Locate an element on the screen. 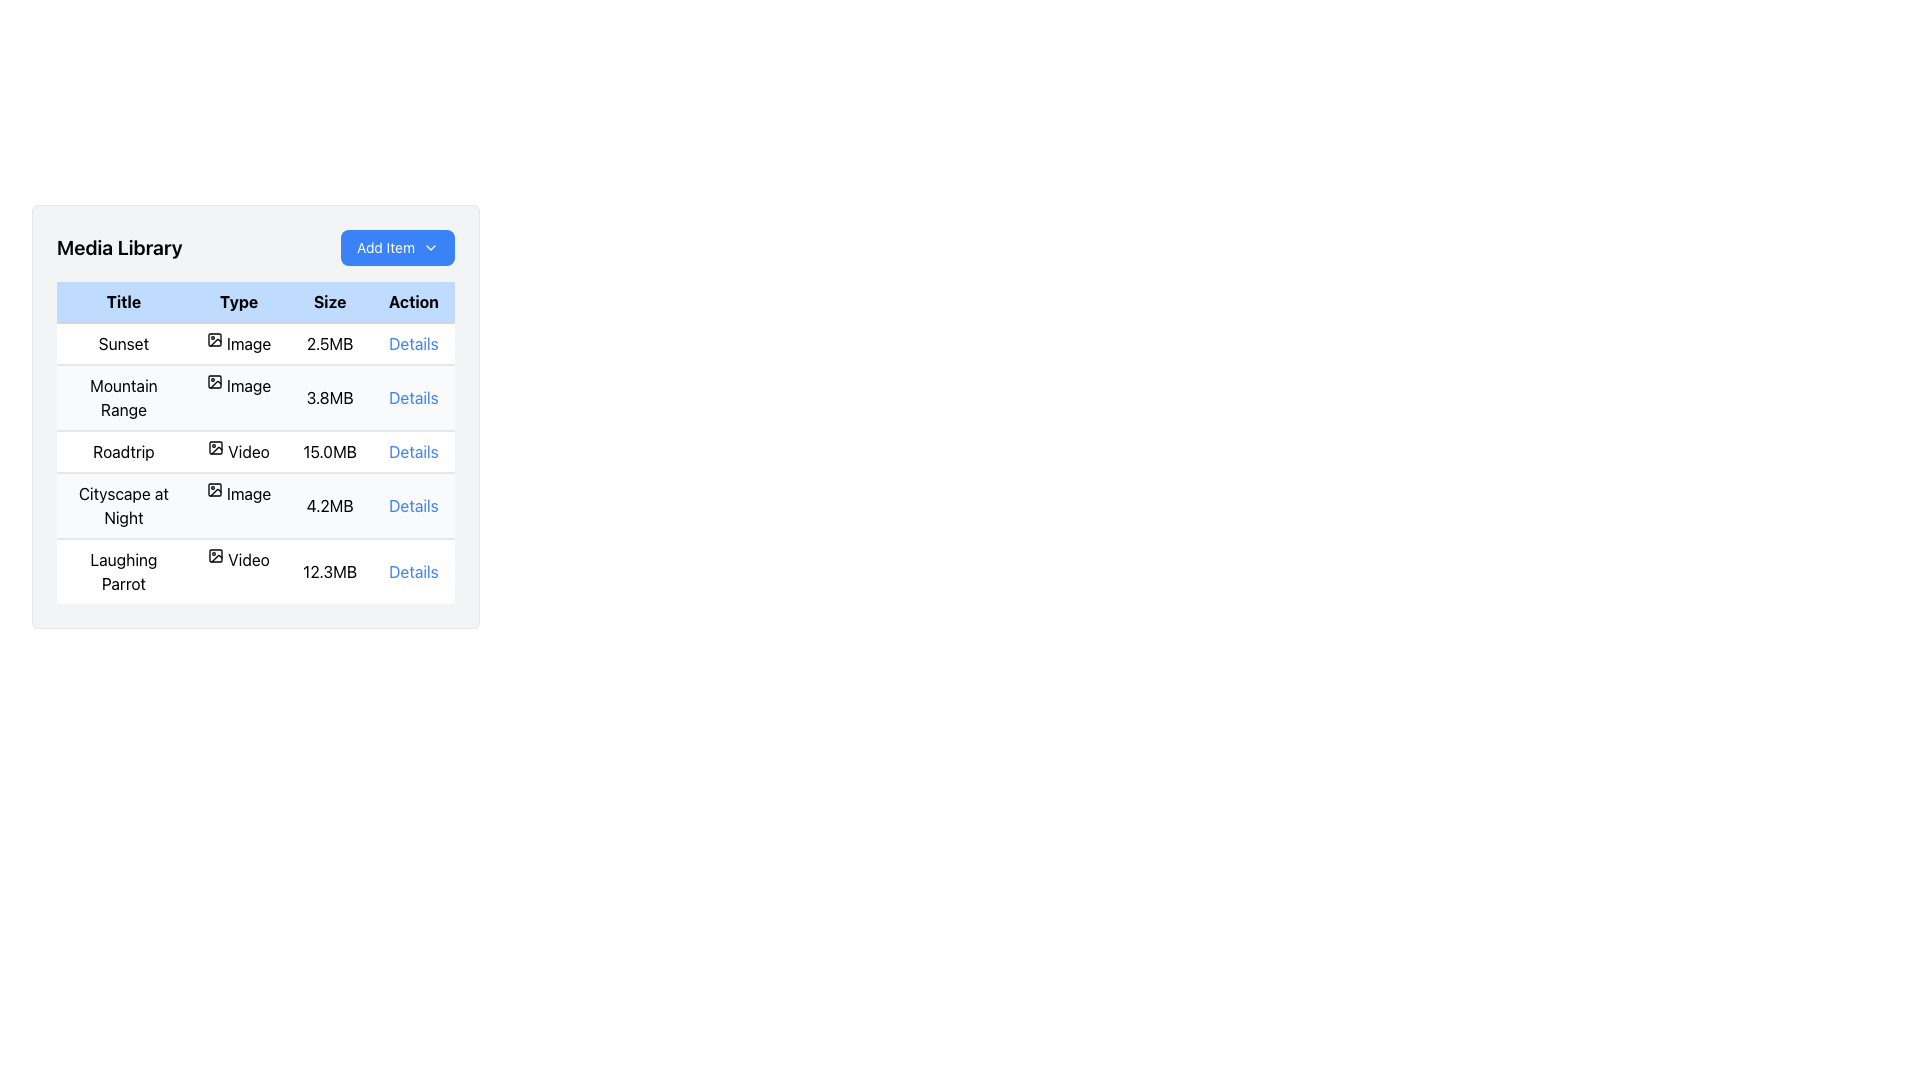  the text label displaying 'Roadtrip' in the title column of the media file table, located in the third row is located at coordinates (122, 451).